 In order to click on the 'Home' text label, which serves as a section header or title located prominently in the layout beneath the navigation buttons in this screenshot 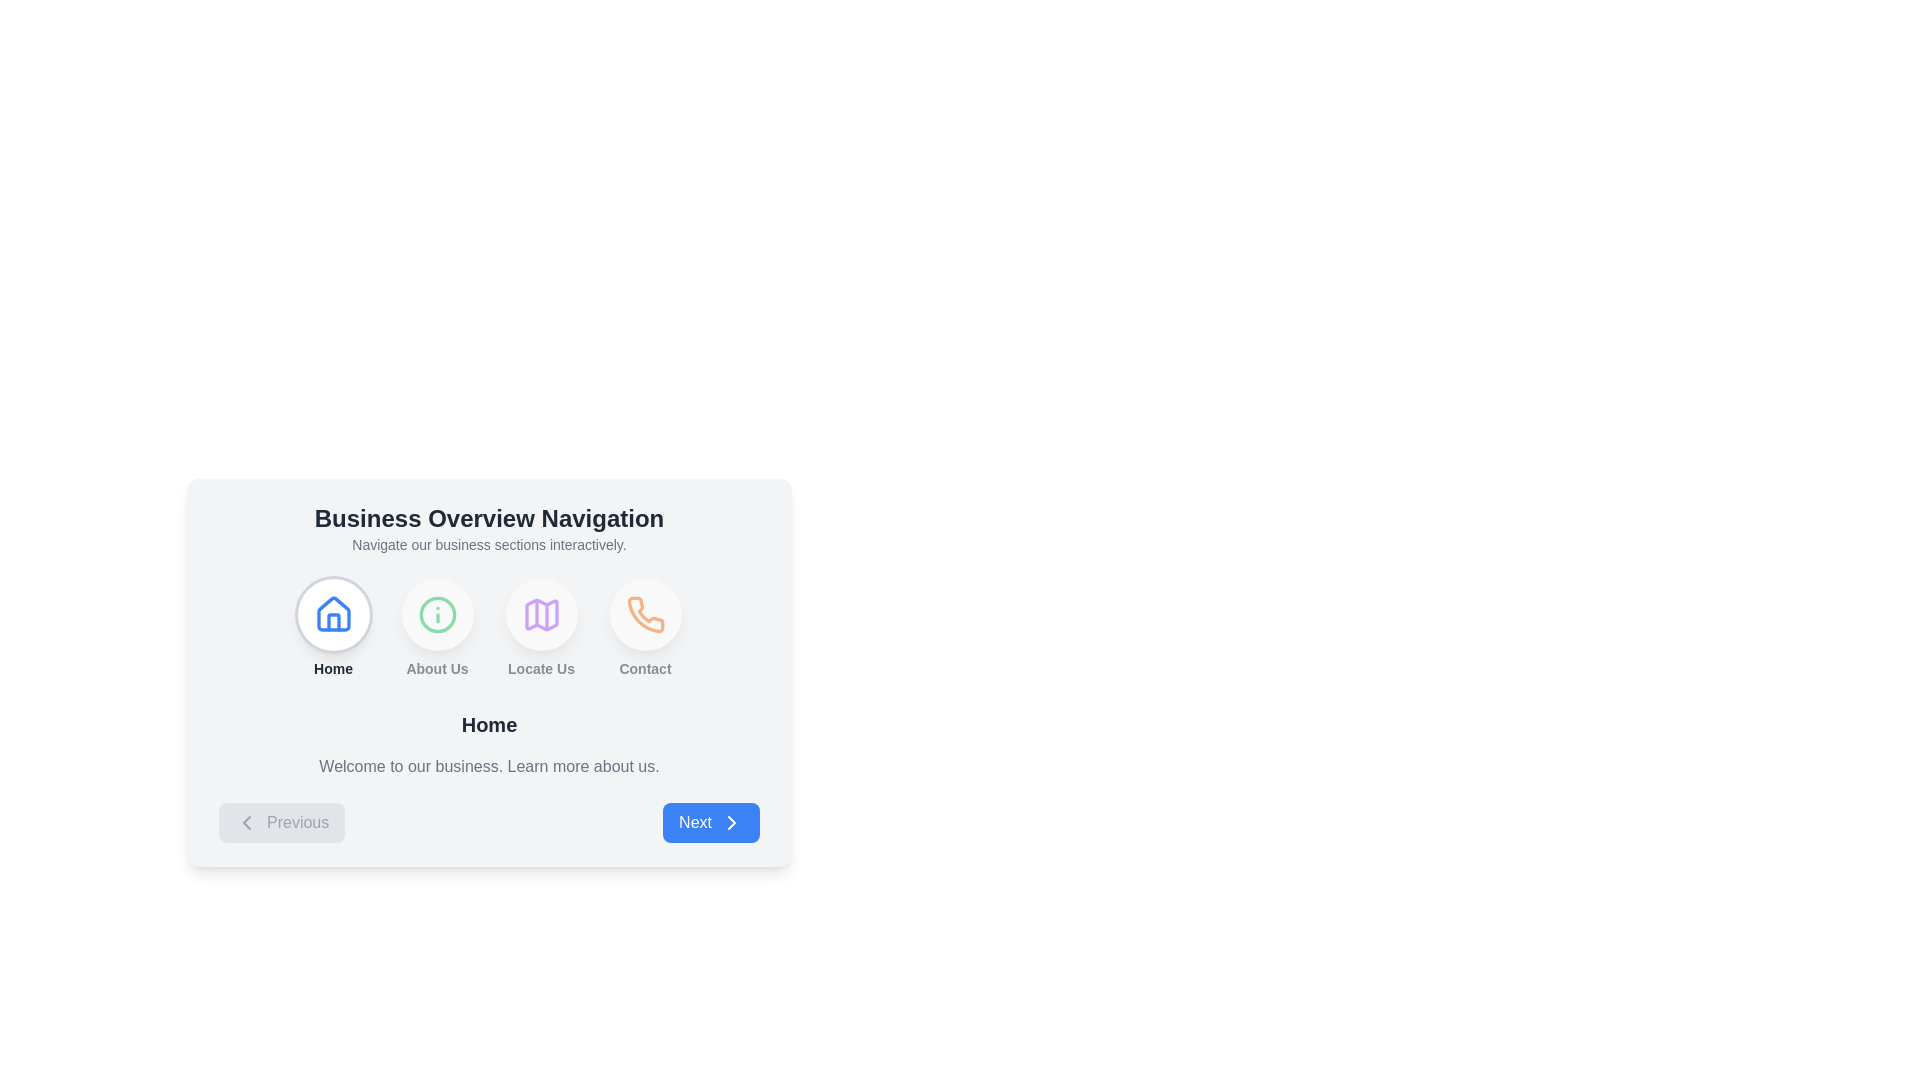, I will do `click(489, 725)`.